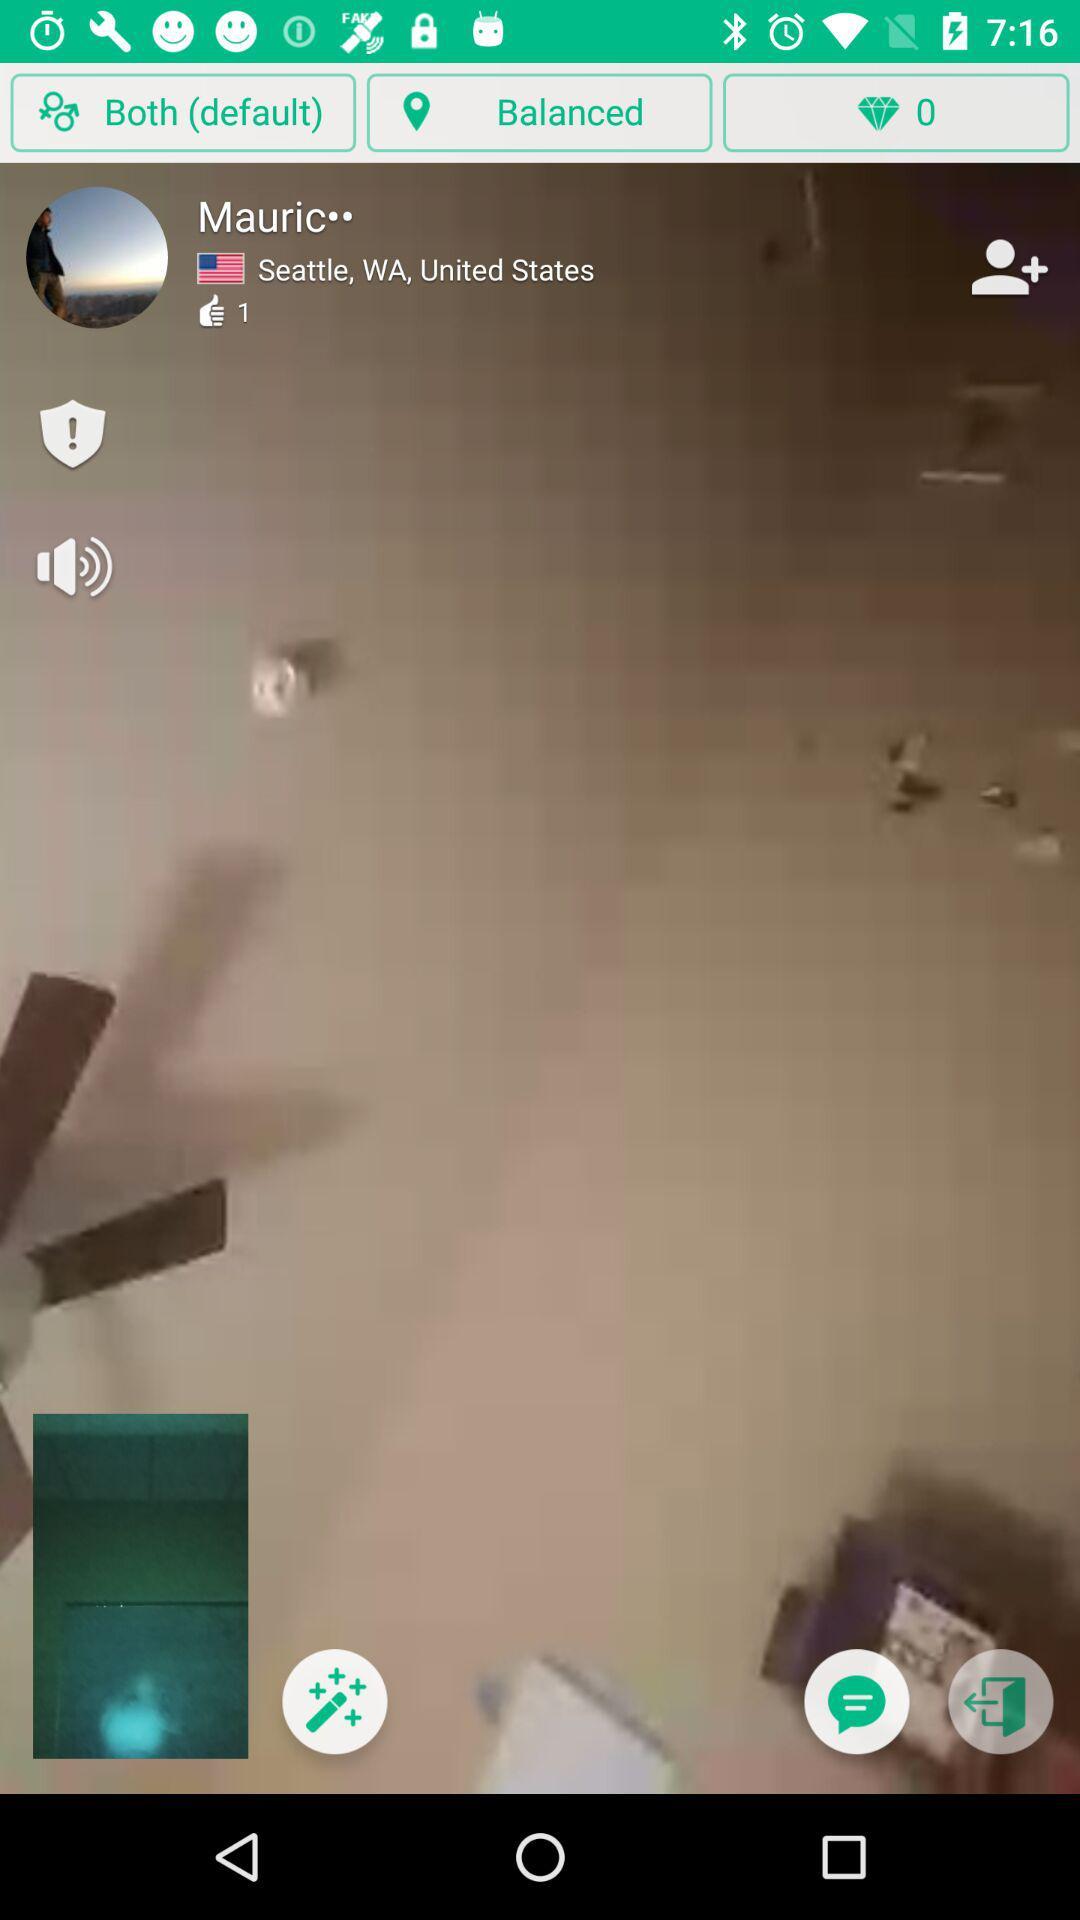 The width and height of the screenshot is (1080, 1920). Describe the element at coordinates (1007, 266) in the screenshot. I see `the follow icon` at that location.